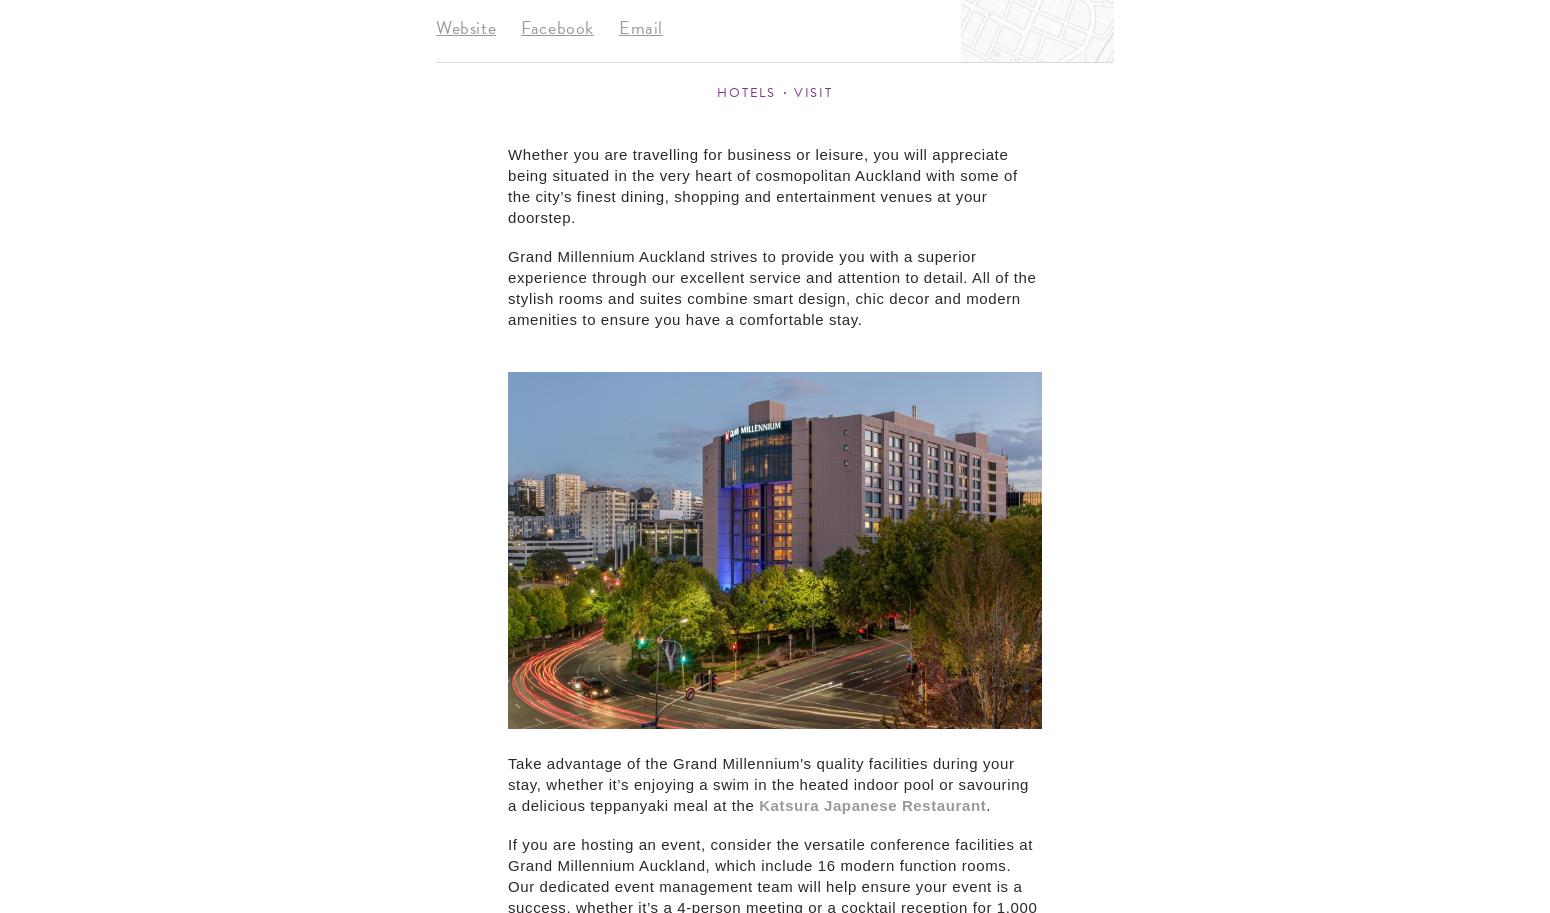 The height and width of the screenshot is (913, 1550). I want to click on 'Parking & Transport', so click(1175, 336).